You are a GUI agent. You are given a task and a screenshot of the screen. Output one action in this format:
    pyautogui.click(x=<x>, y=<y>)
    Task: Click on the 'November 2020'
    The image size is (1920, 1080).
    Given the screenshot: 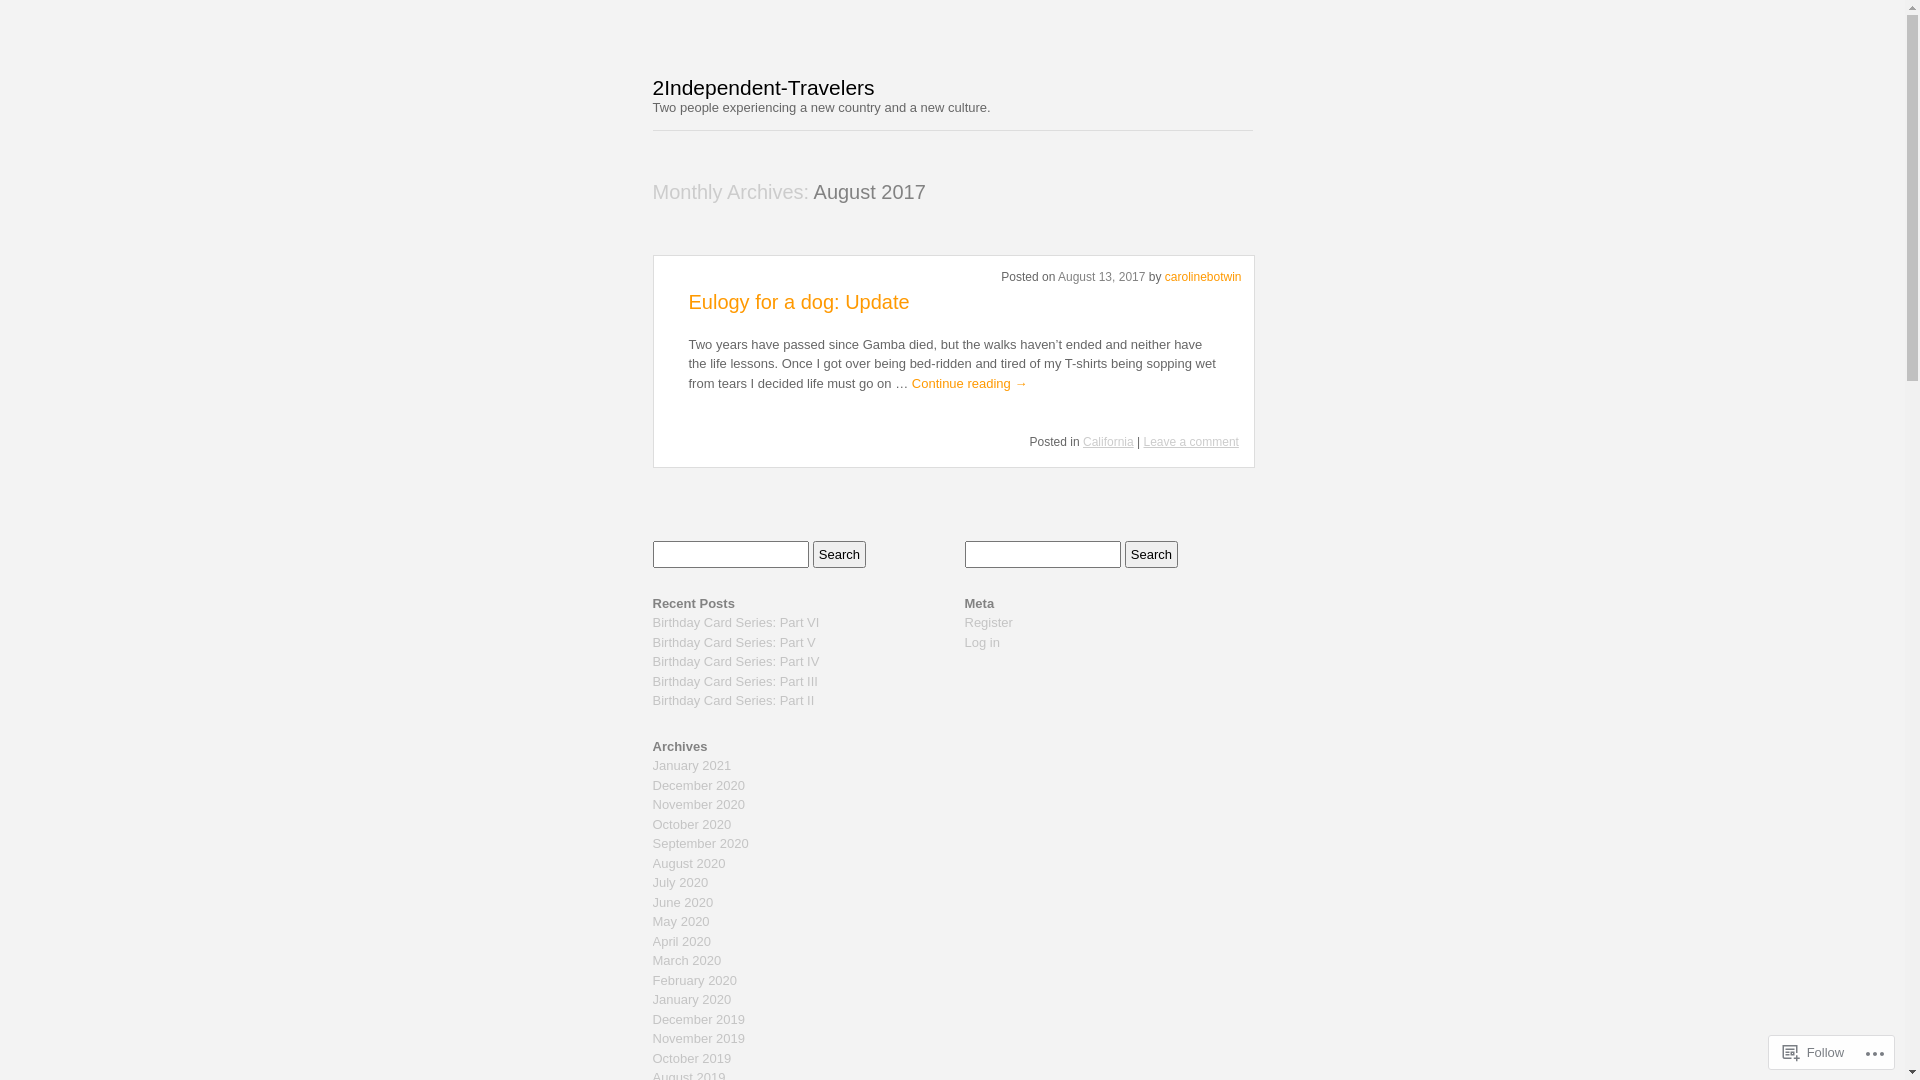 What is the action you would take?
    pyautogui.click(x=698, y=803)
    